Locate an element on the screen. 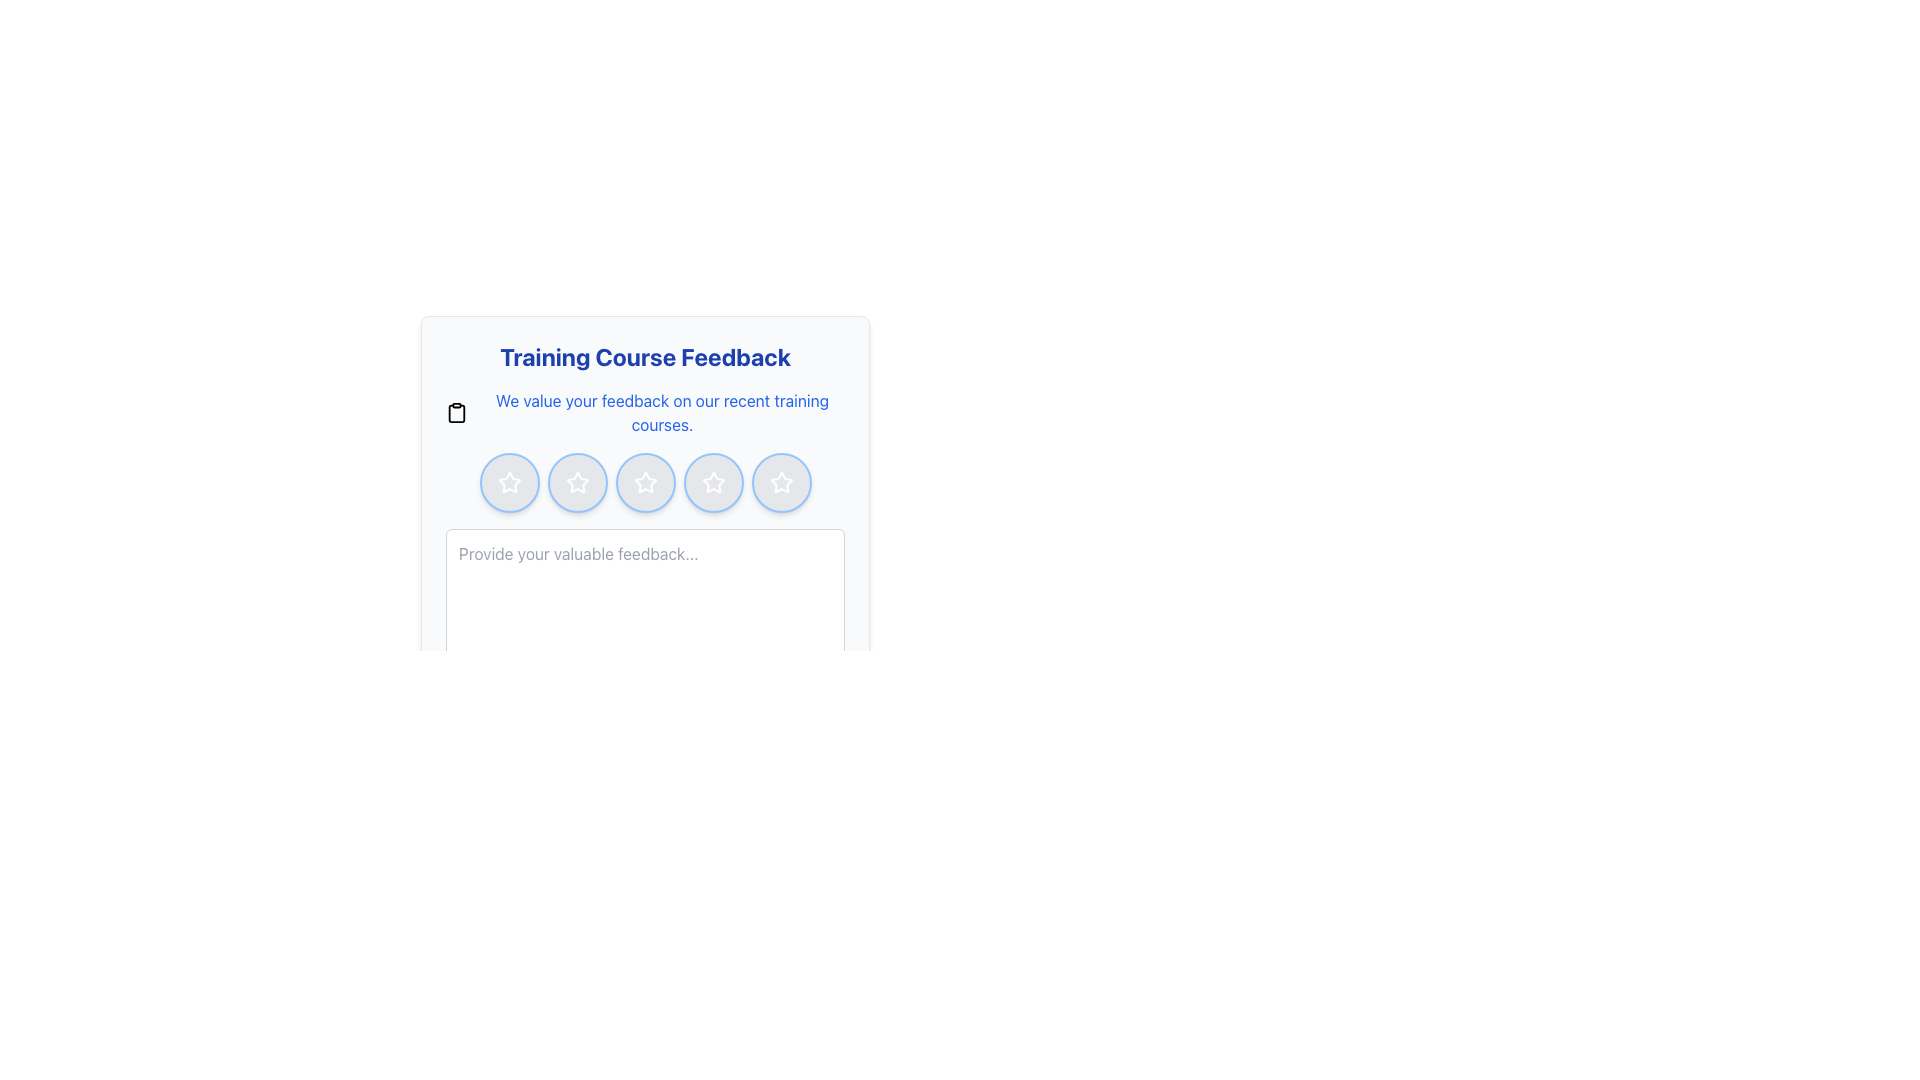  the second circular Rating Button with a blue border and a grey background, located beneath 'Training Course Feedback' is located at coordinates (576, 482).